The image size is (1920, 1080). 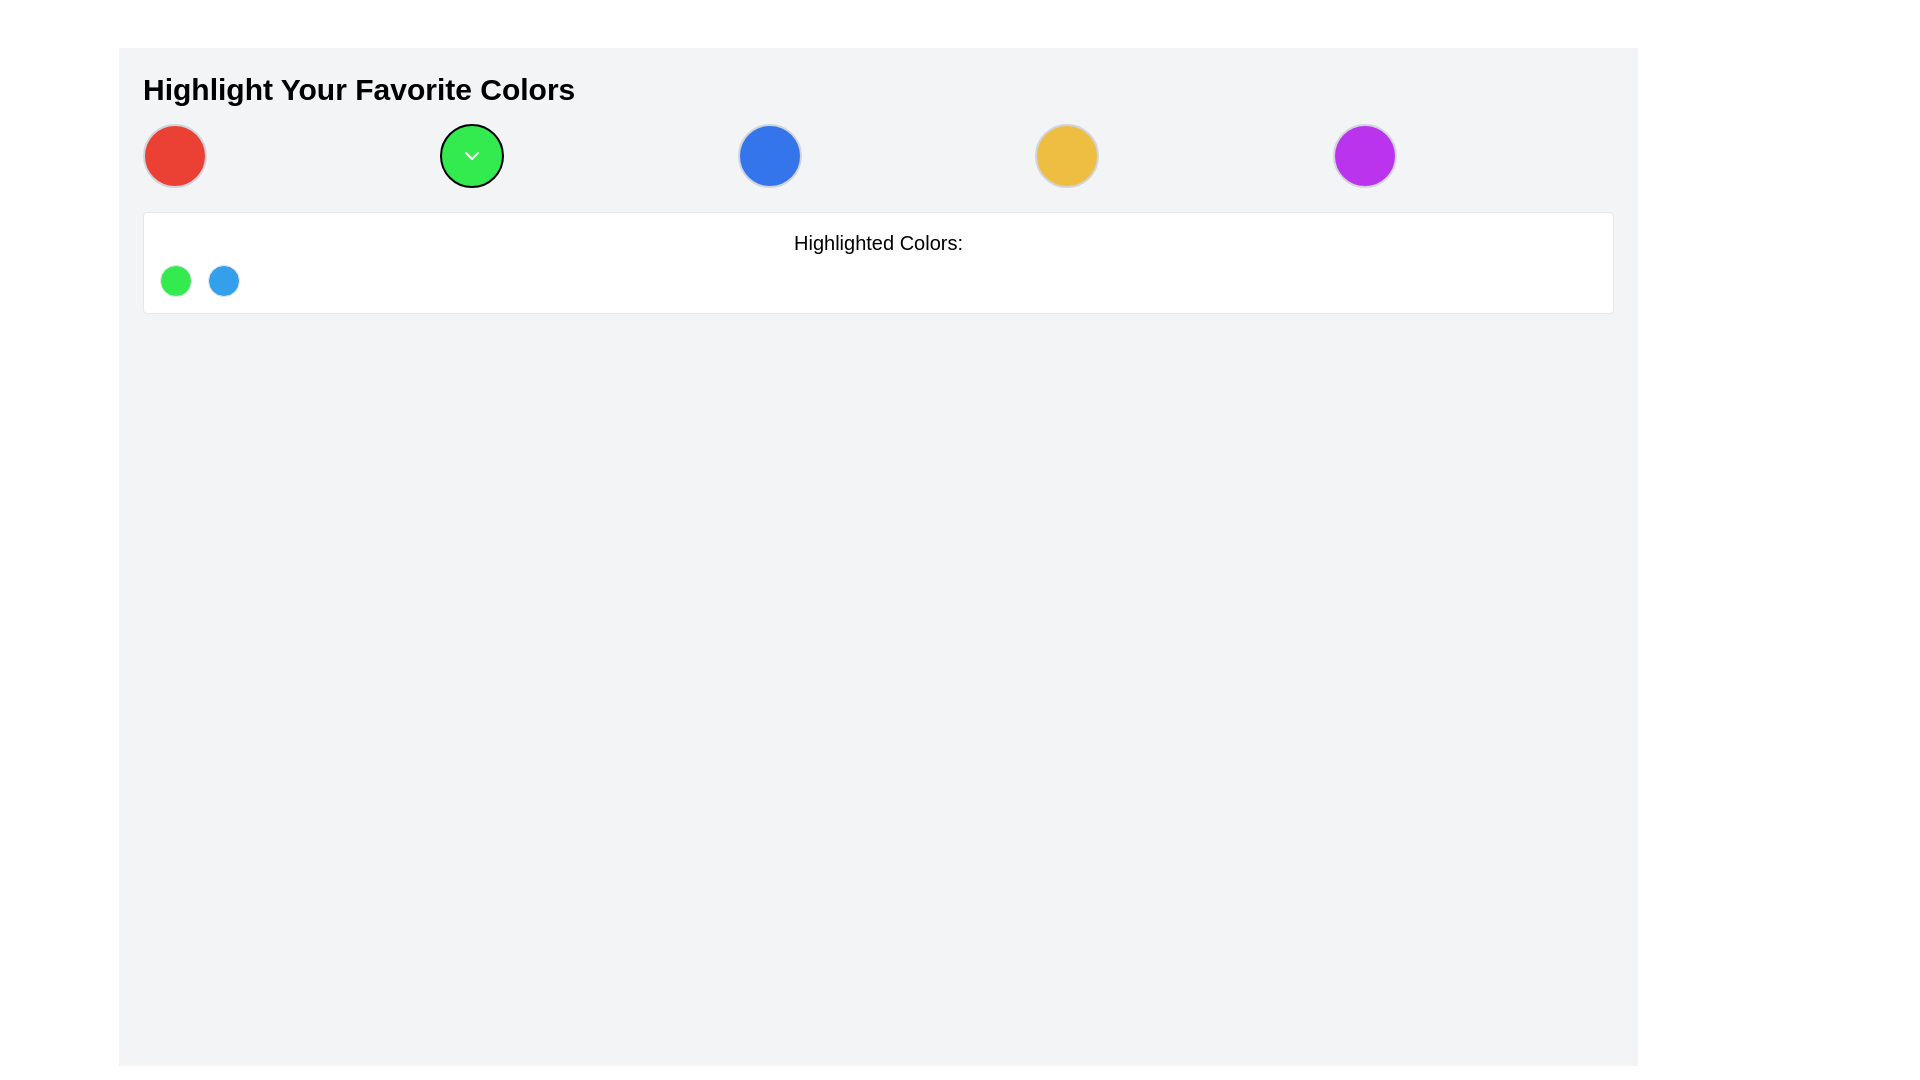 What do you see at coordinates (176, 281) in the screenshot?
I see `the Circle Button, which is a green circular button located below the heading 'Highlight Your Favorite Colors'` at bounding box center [176, 281].